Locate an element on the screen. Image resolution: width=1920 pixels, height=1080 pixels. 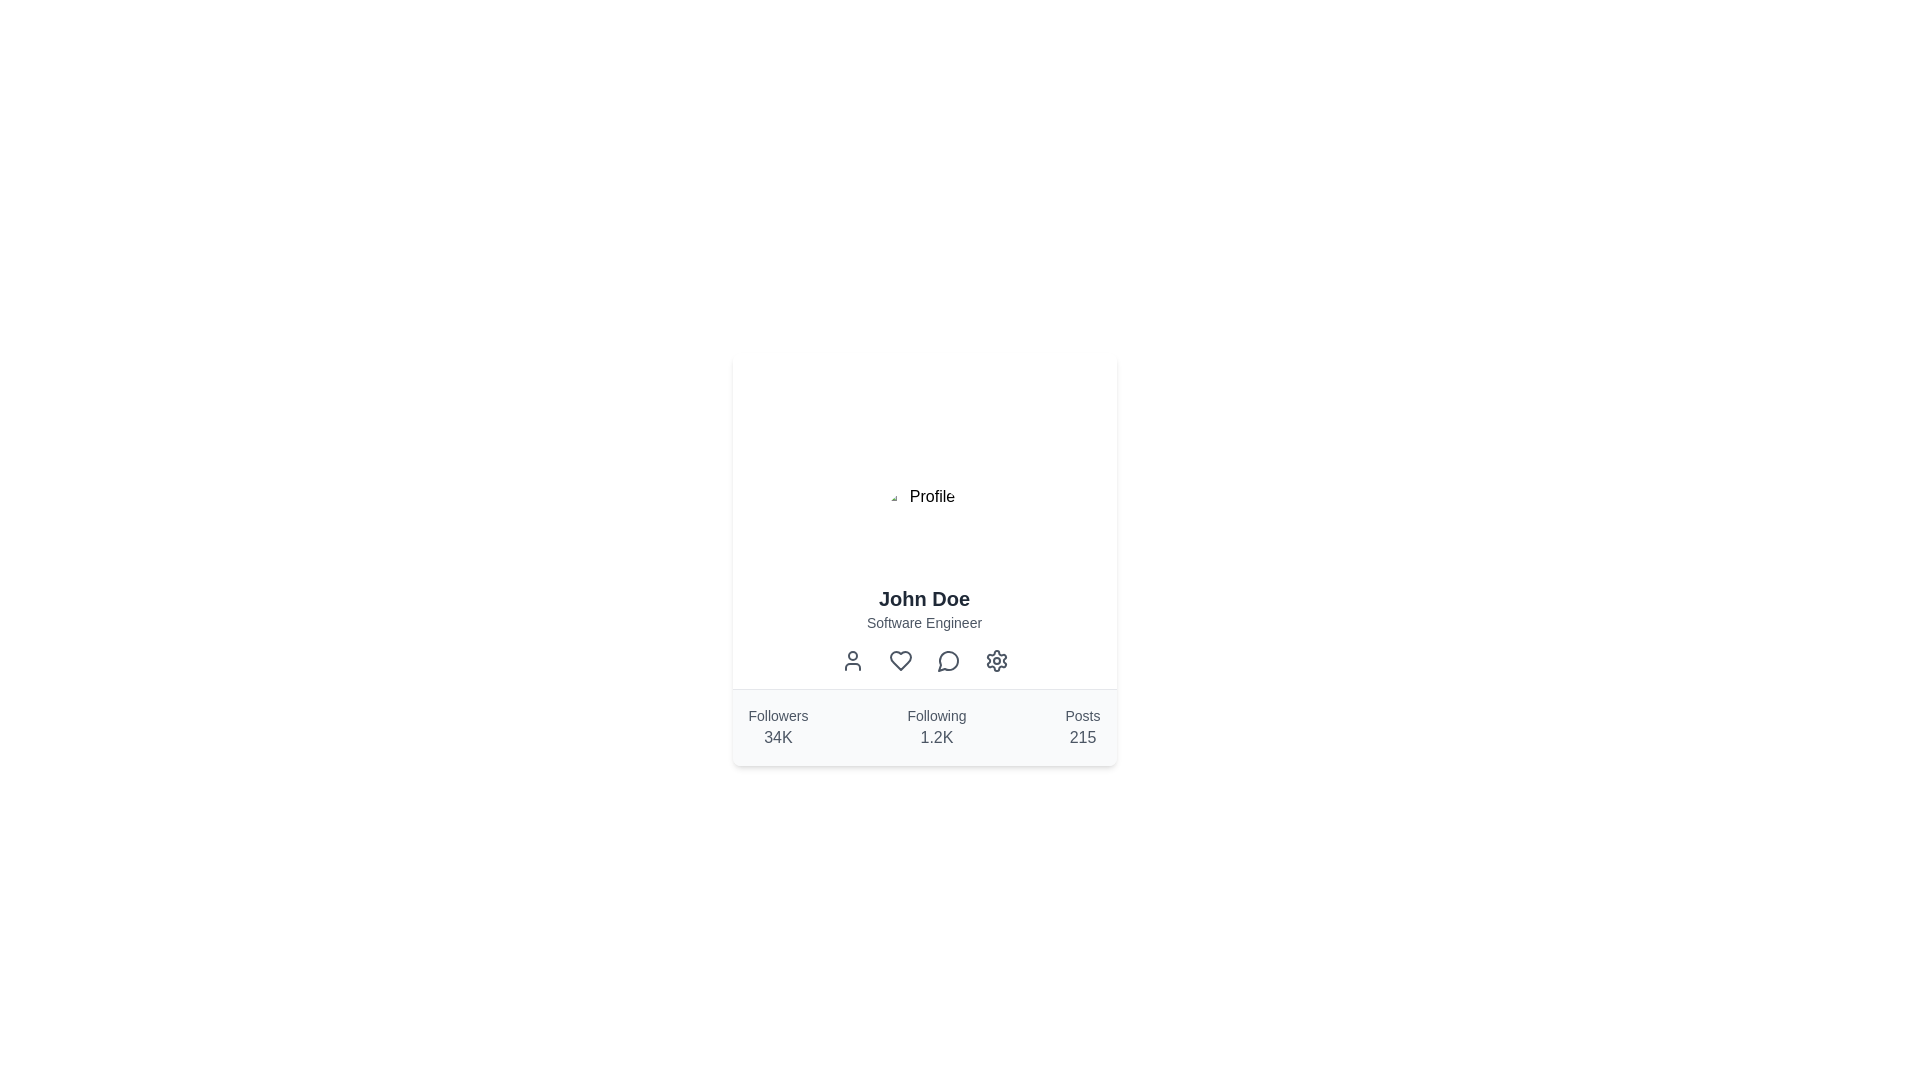
the speech bubble icon, which is a circular shape with a pointed tip at the bottom left, positioned third from the left among other icons at the bottom section of the interface is located at coordinates (947, 661).